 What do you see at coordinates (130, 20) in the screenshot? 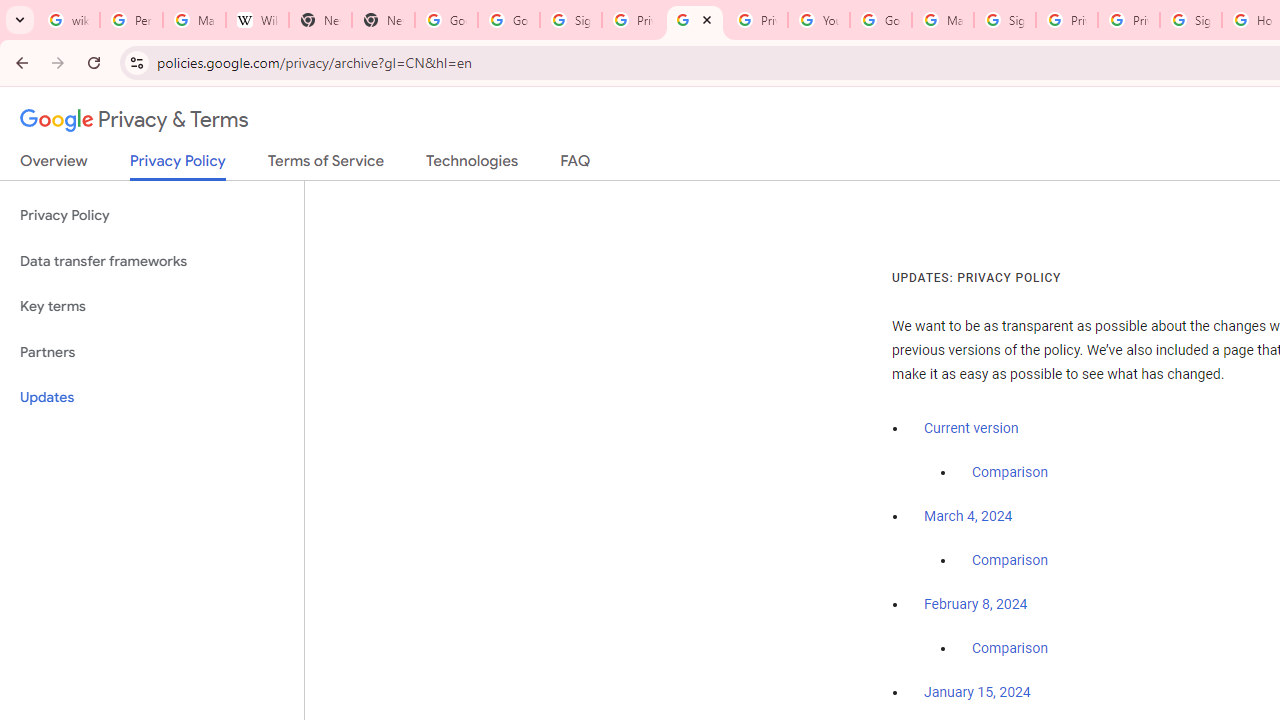
I see `'Personalization & Google Search results - Google Search Help'` at bounding box center [130, 20].